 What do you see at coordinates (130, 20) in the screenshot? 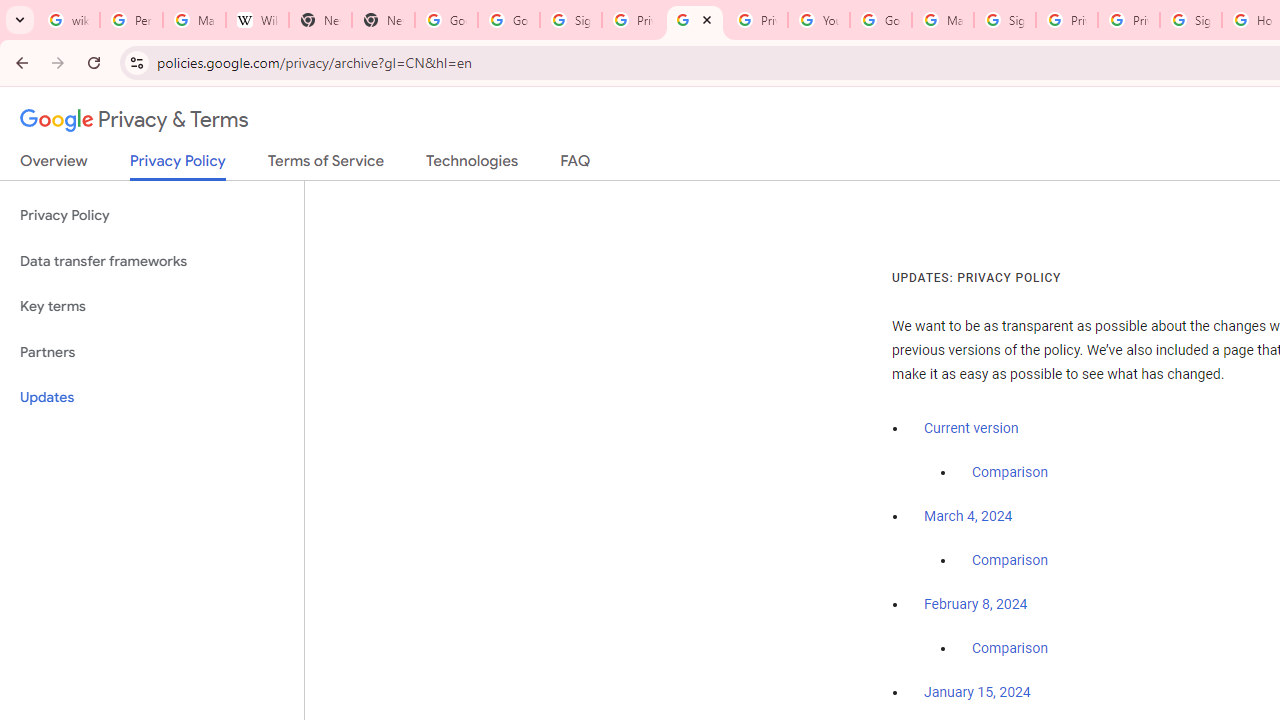
I see `'Personalization & Google Search results - Google Search Help'` at bounding box center [130, 20].